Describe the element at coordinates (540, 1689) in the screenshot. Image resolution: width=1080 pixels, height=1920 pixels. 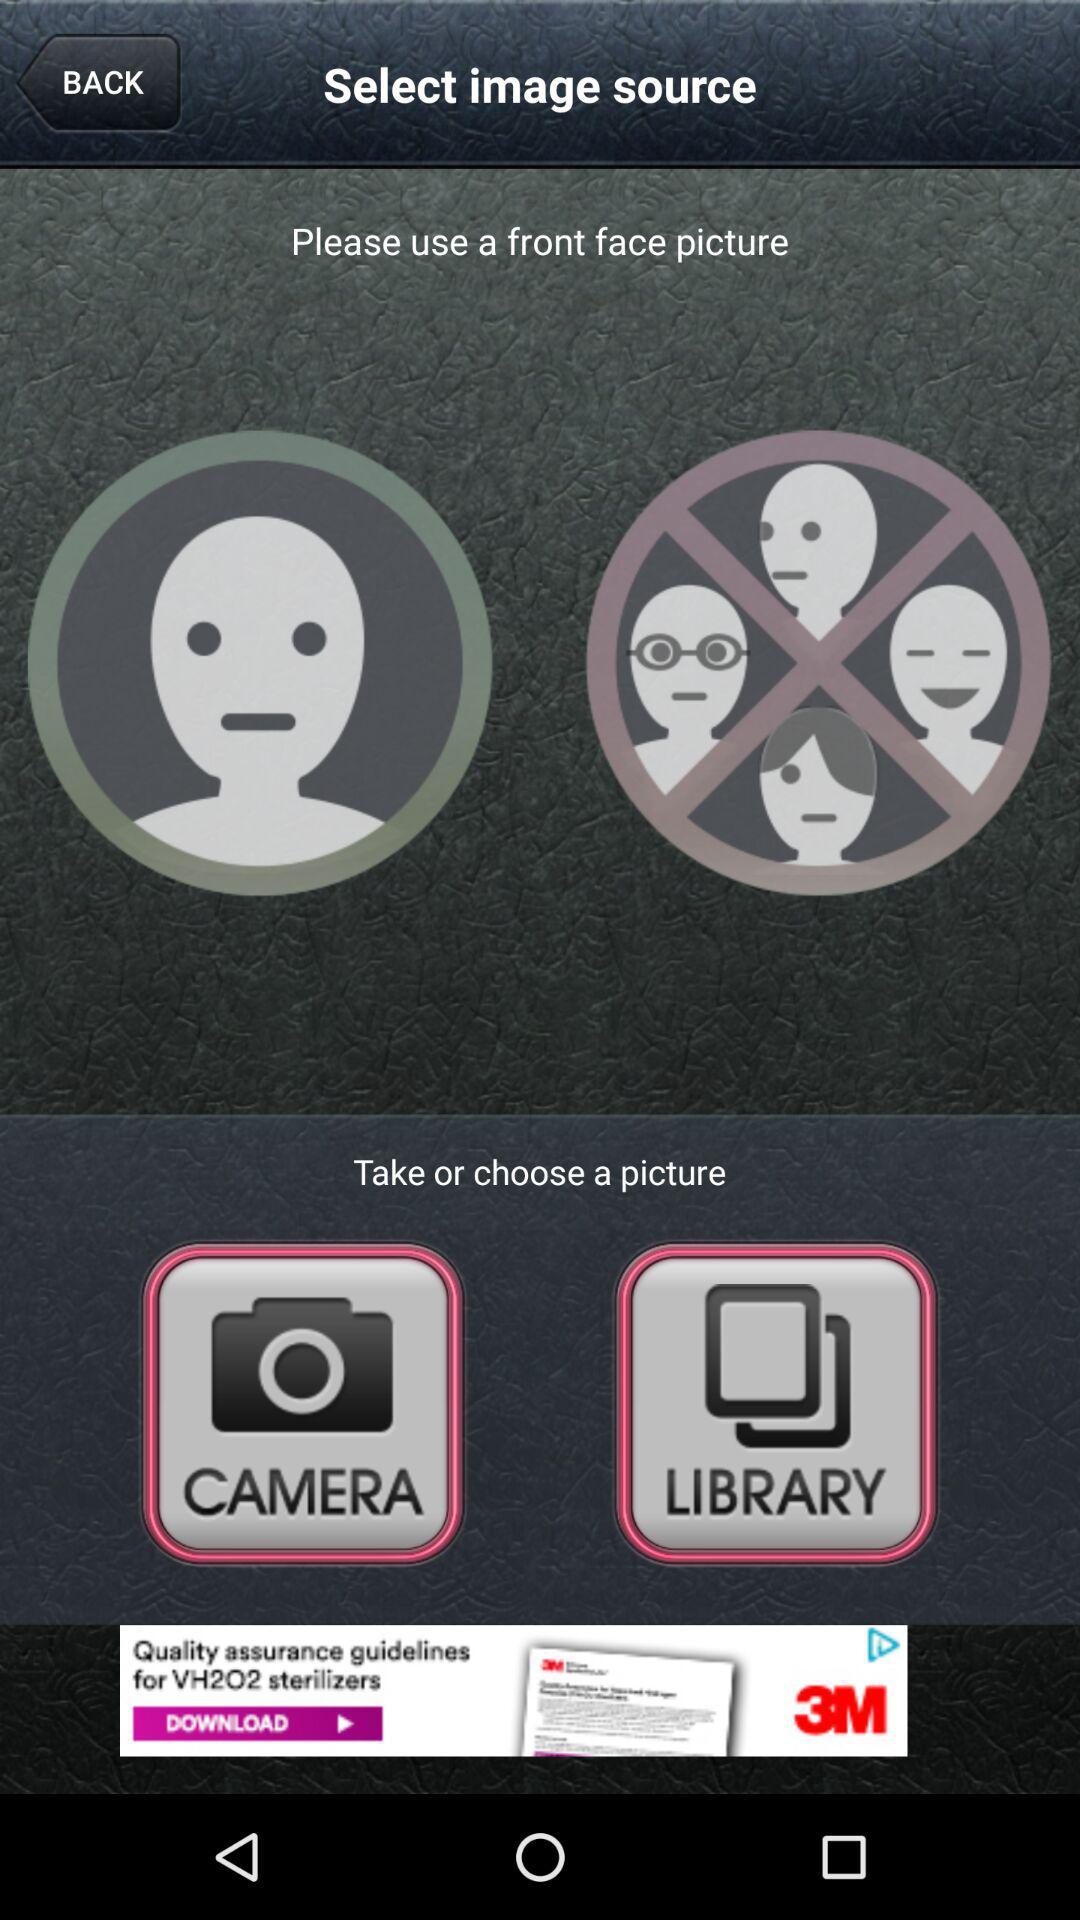
I see `learn about this product` at that location.